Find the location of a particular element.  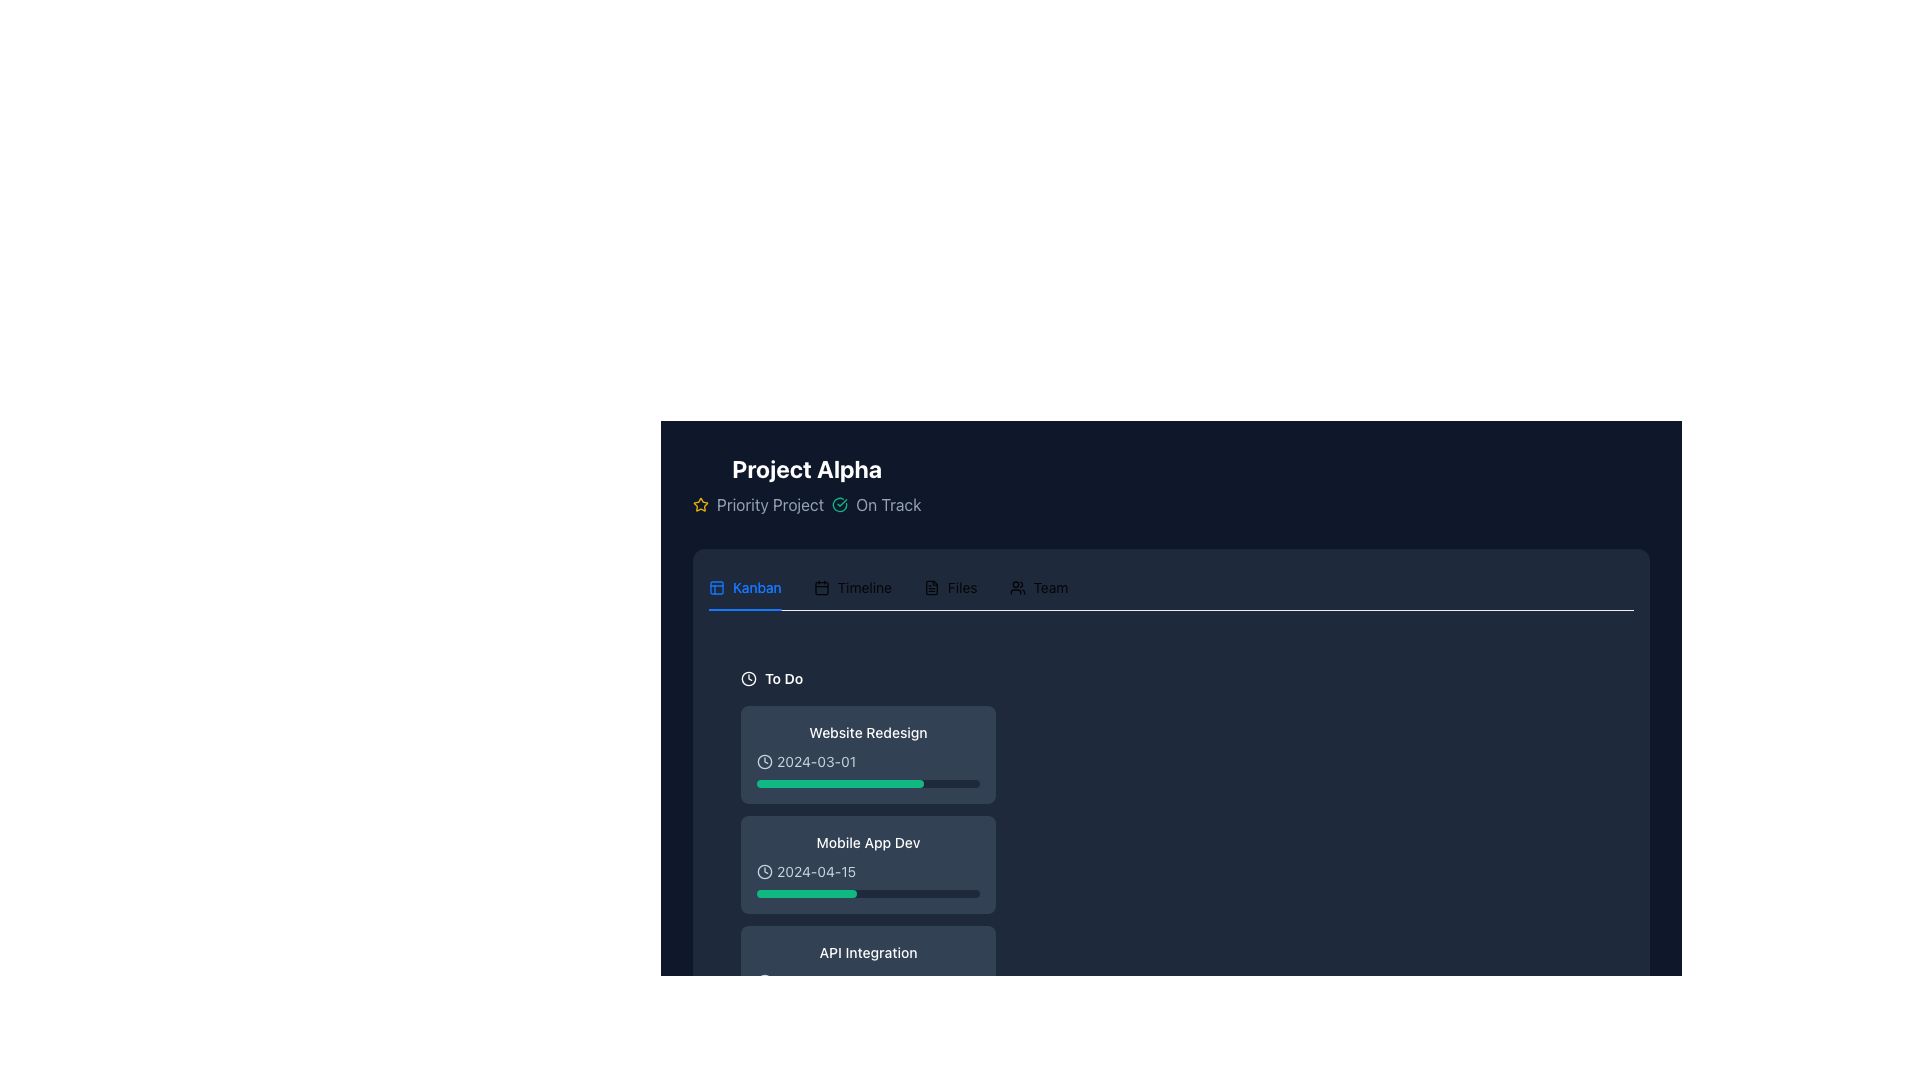

the text label displaying '2024-03-20' which is styled with a light gray font color and accompanied by a clock icon, positioned beneath the 'API Integration' text is located at coordinates (868, 981).